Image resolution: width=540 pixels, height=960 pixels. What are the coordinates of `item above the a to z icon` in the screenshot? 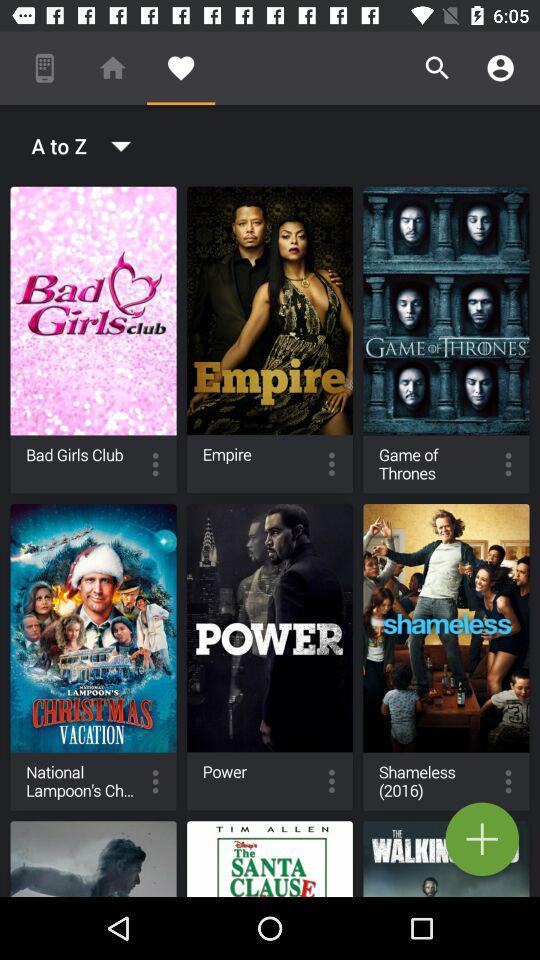 It's located at (44, 68).